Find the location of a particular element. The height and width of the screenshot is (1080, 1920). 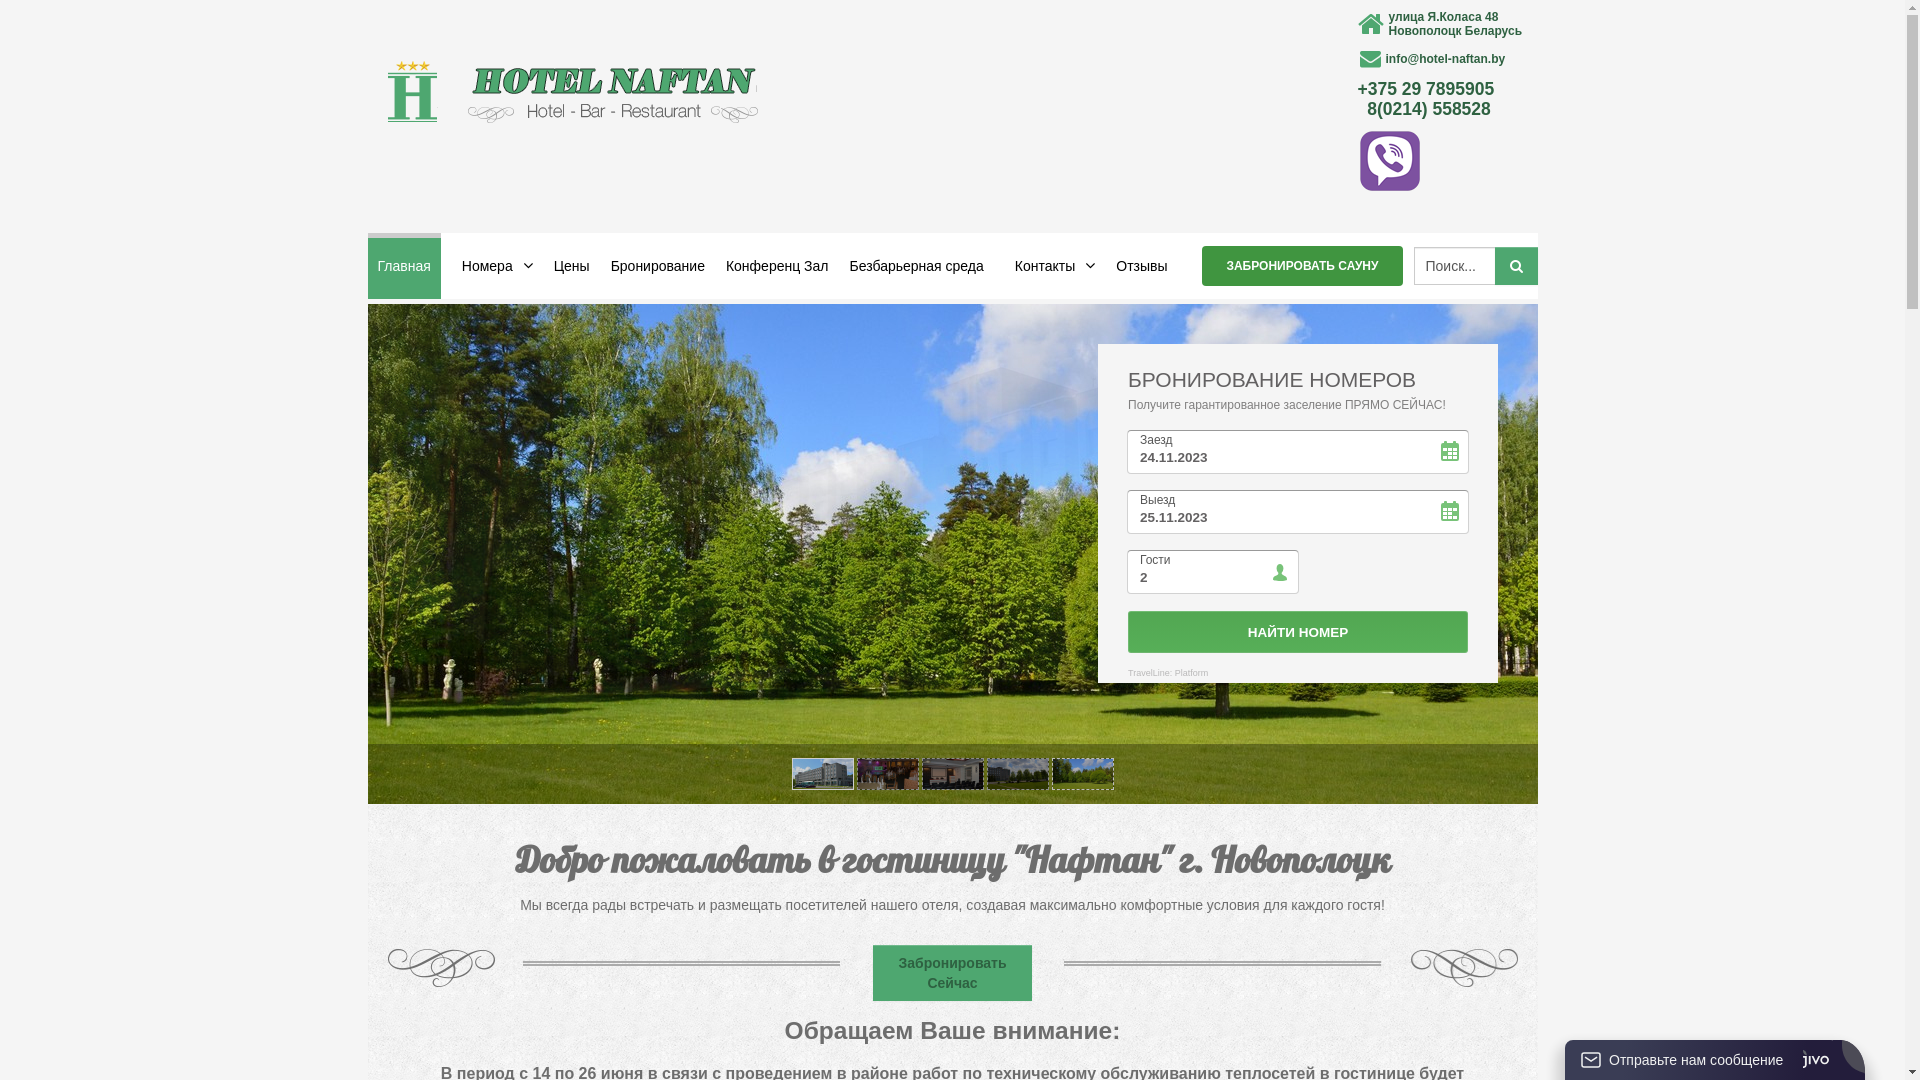

'Slide item 5' is located at coordinates (1080, 773).